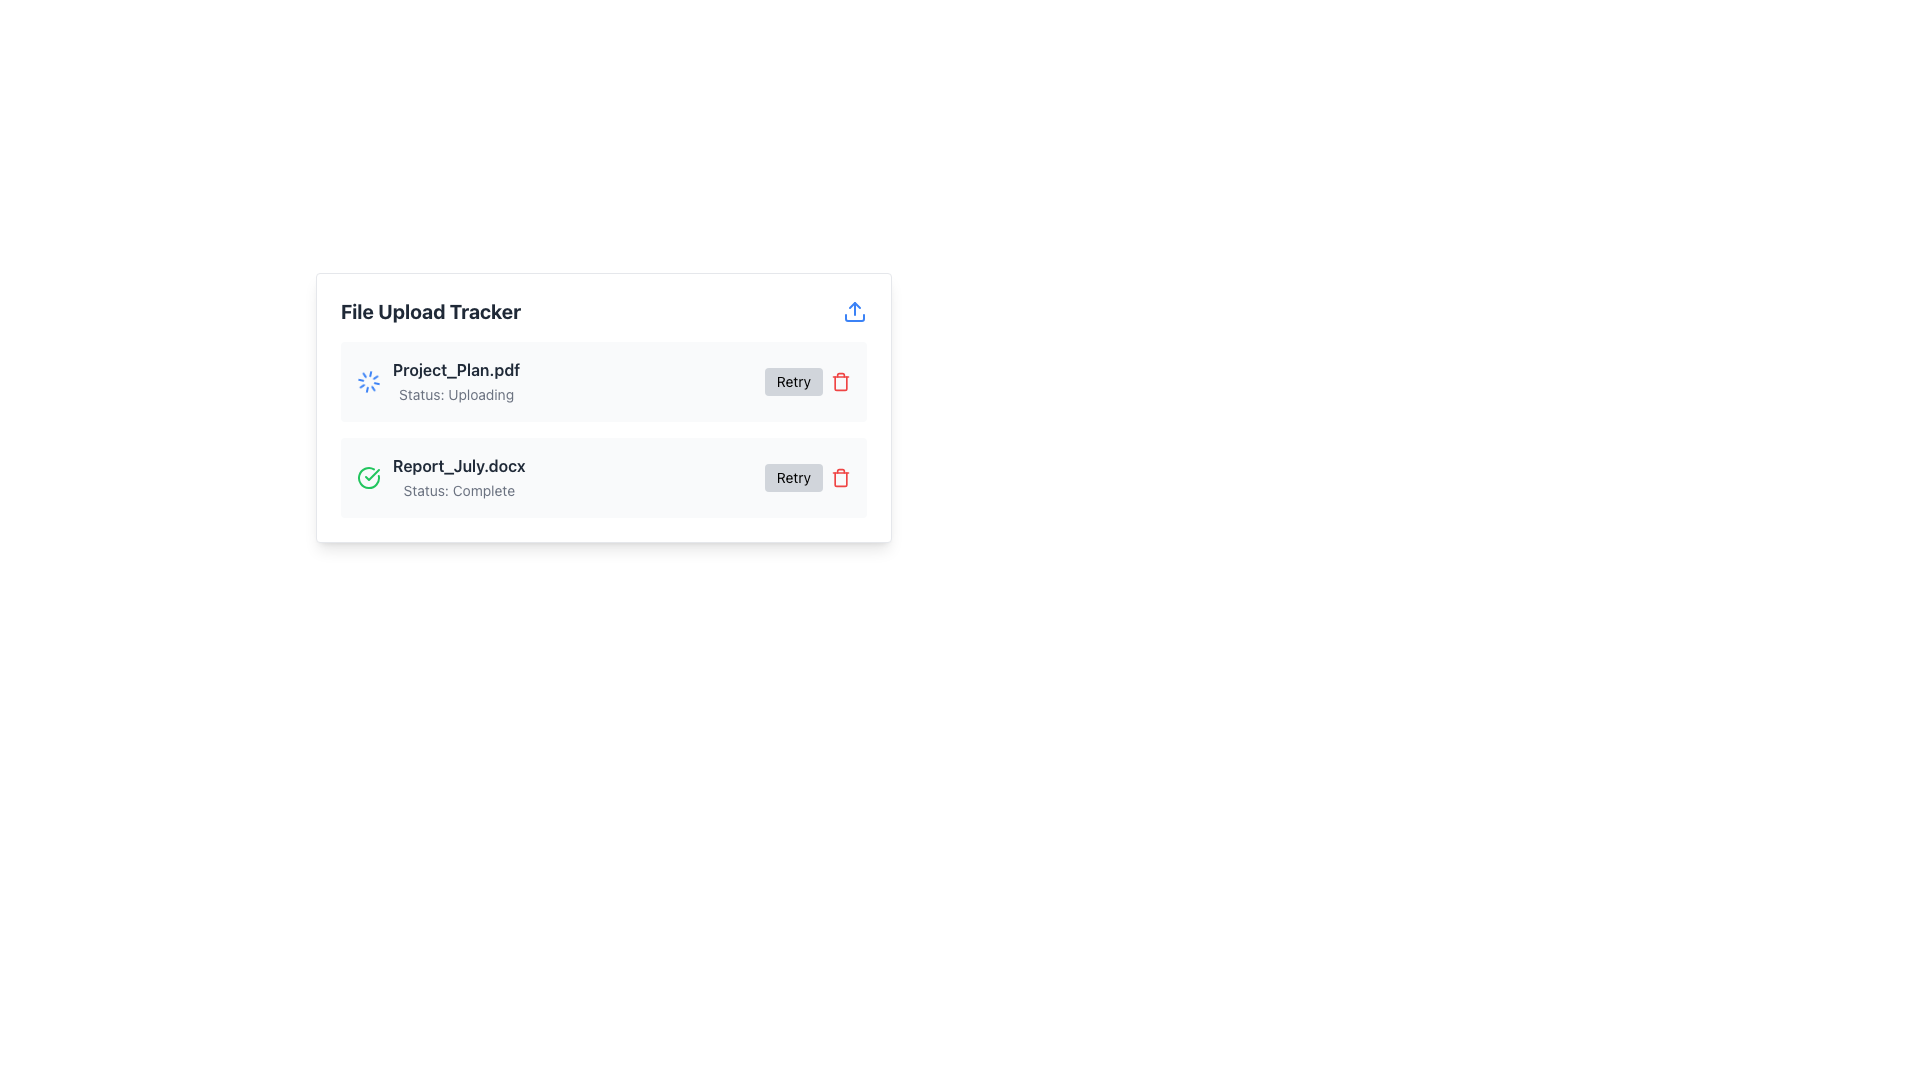 This screenshot has width=1920, height=1080. Describe the element at coordinates (792, 381) in the screenshot. I see `the top 'Retry' button, which is a rounded rectangular button with light gray background and dark text, located in the first row of a file upload tracker, aligned to the far-right adjacent to a trash icon` at that location.